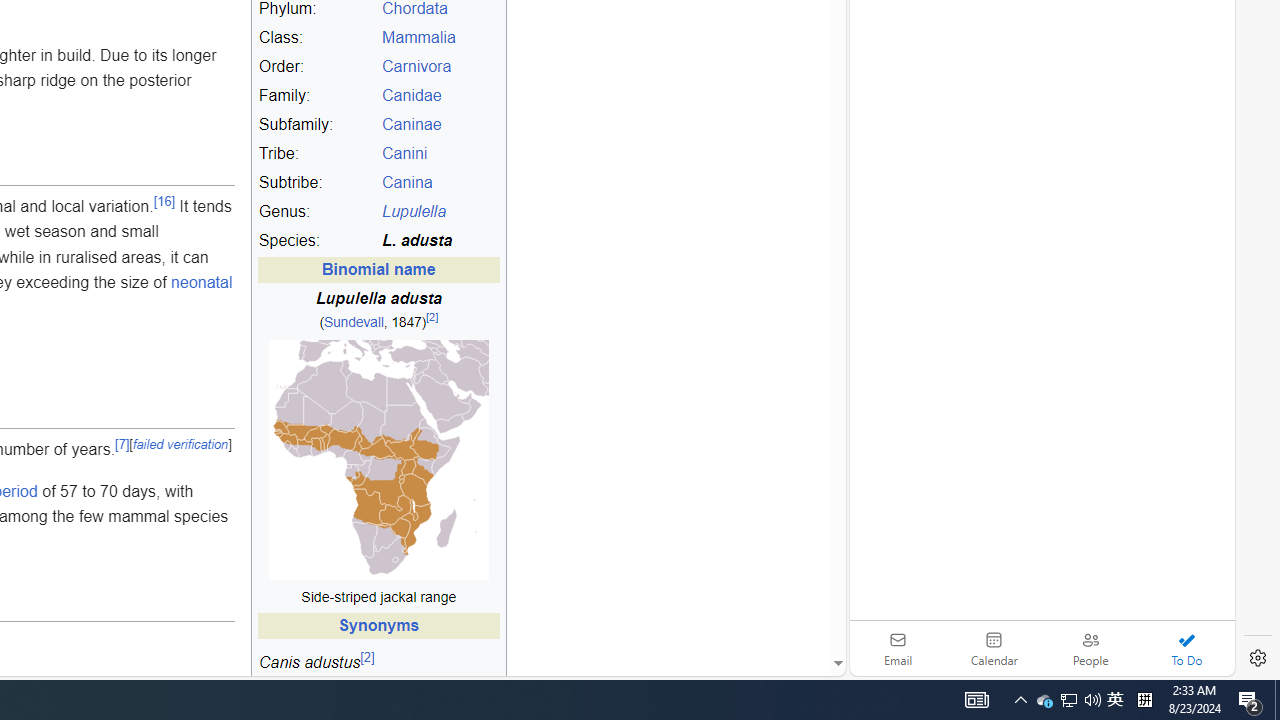 The image size is (1280, 720). I want to click on 'Subfamily:', so click(316, 125).